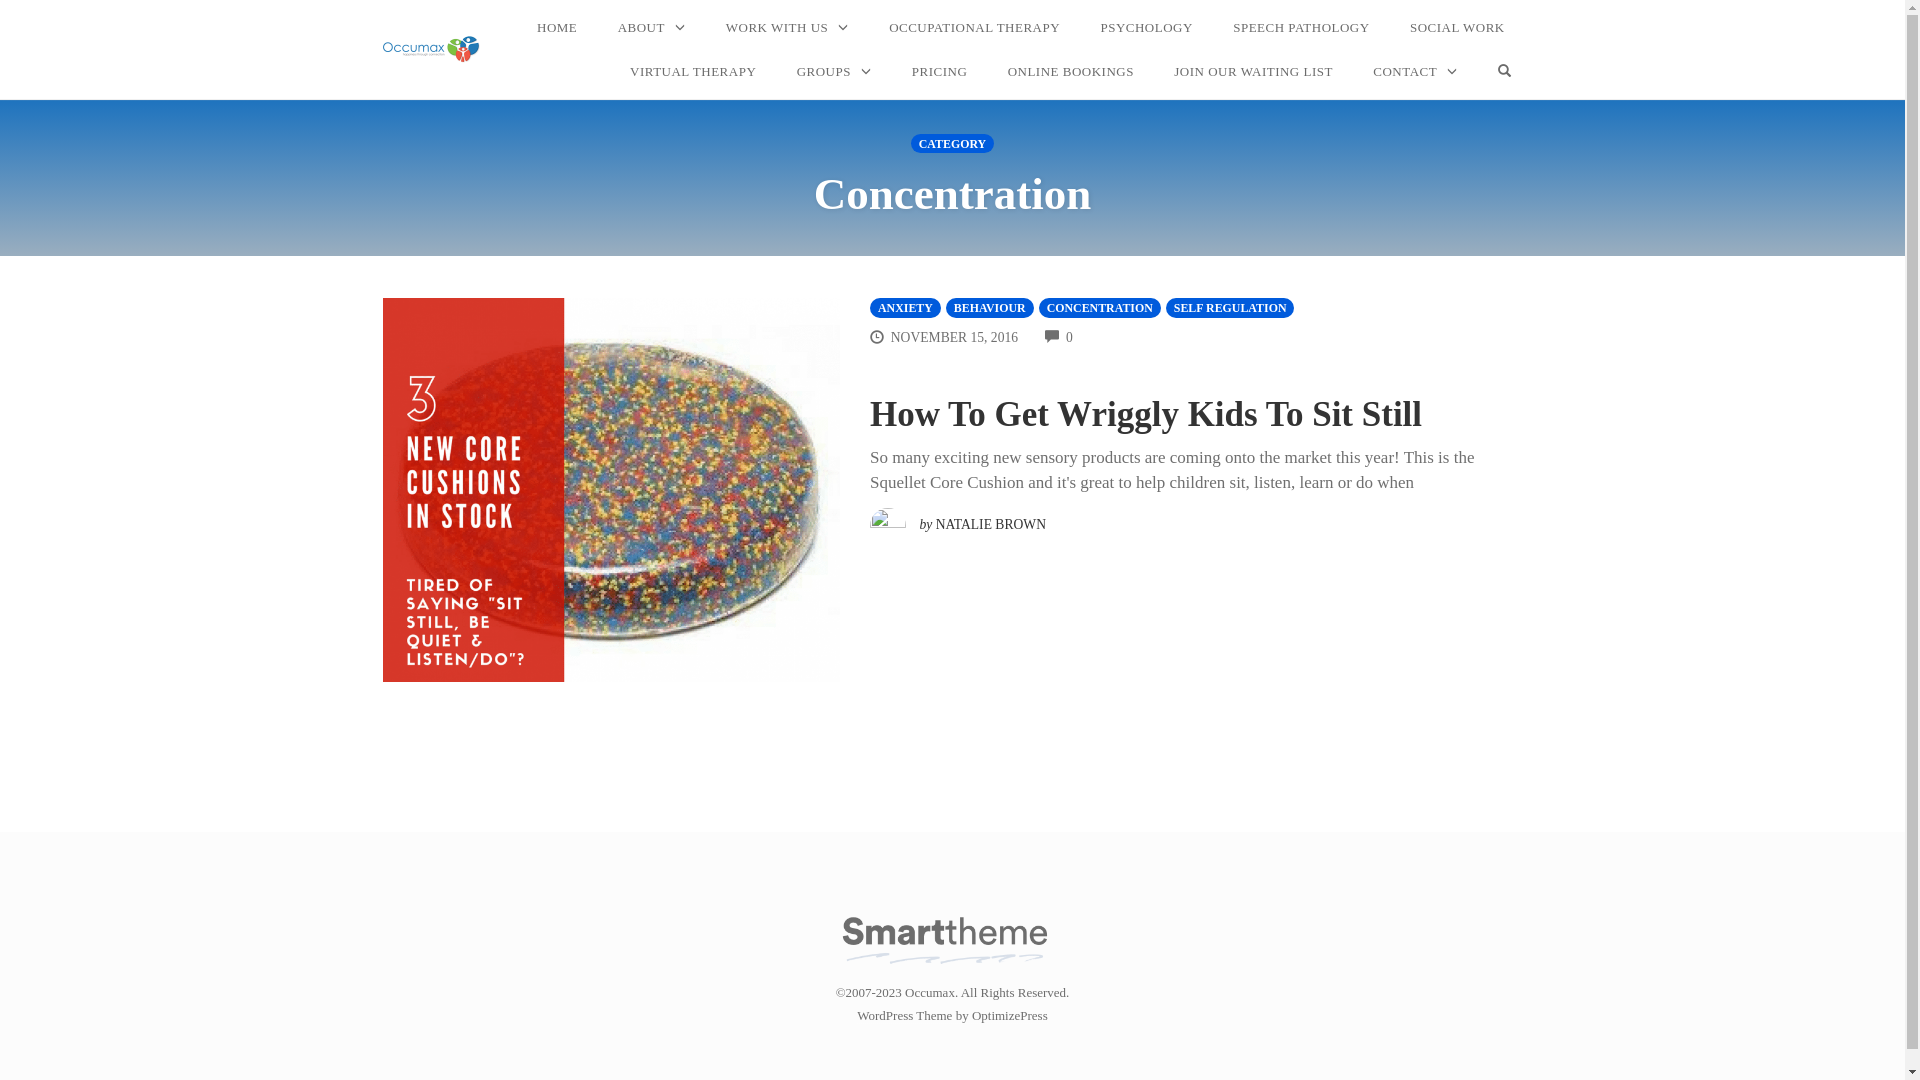 This screenshot has width=1920, height=1080. Describe the element at coordinates (430, 48) in the screenshot. I see `'Occumax'` at that location.